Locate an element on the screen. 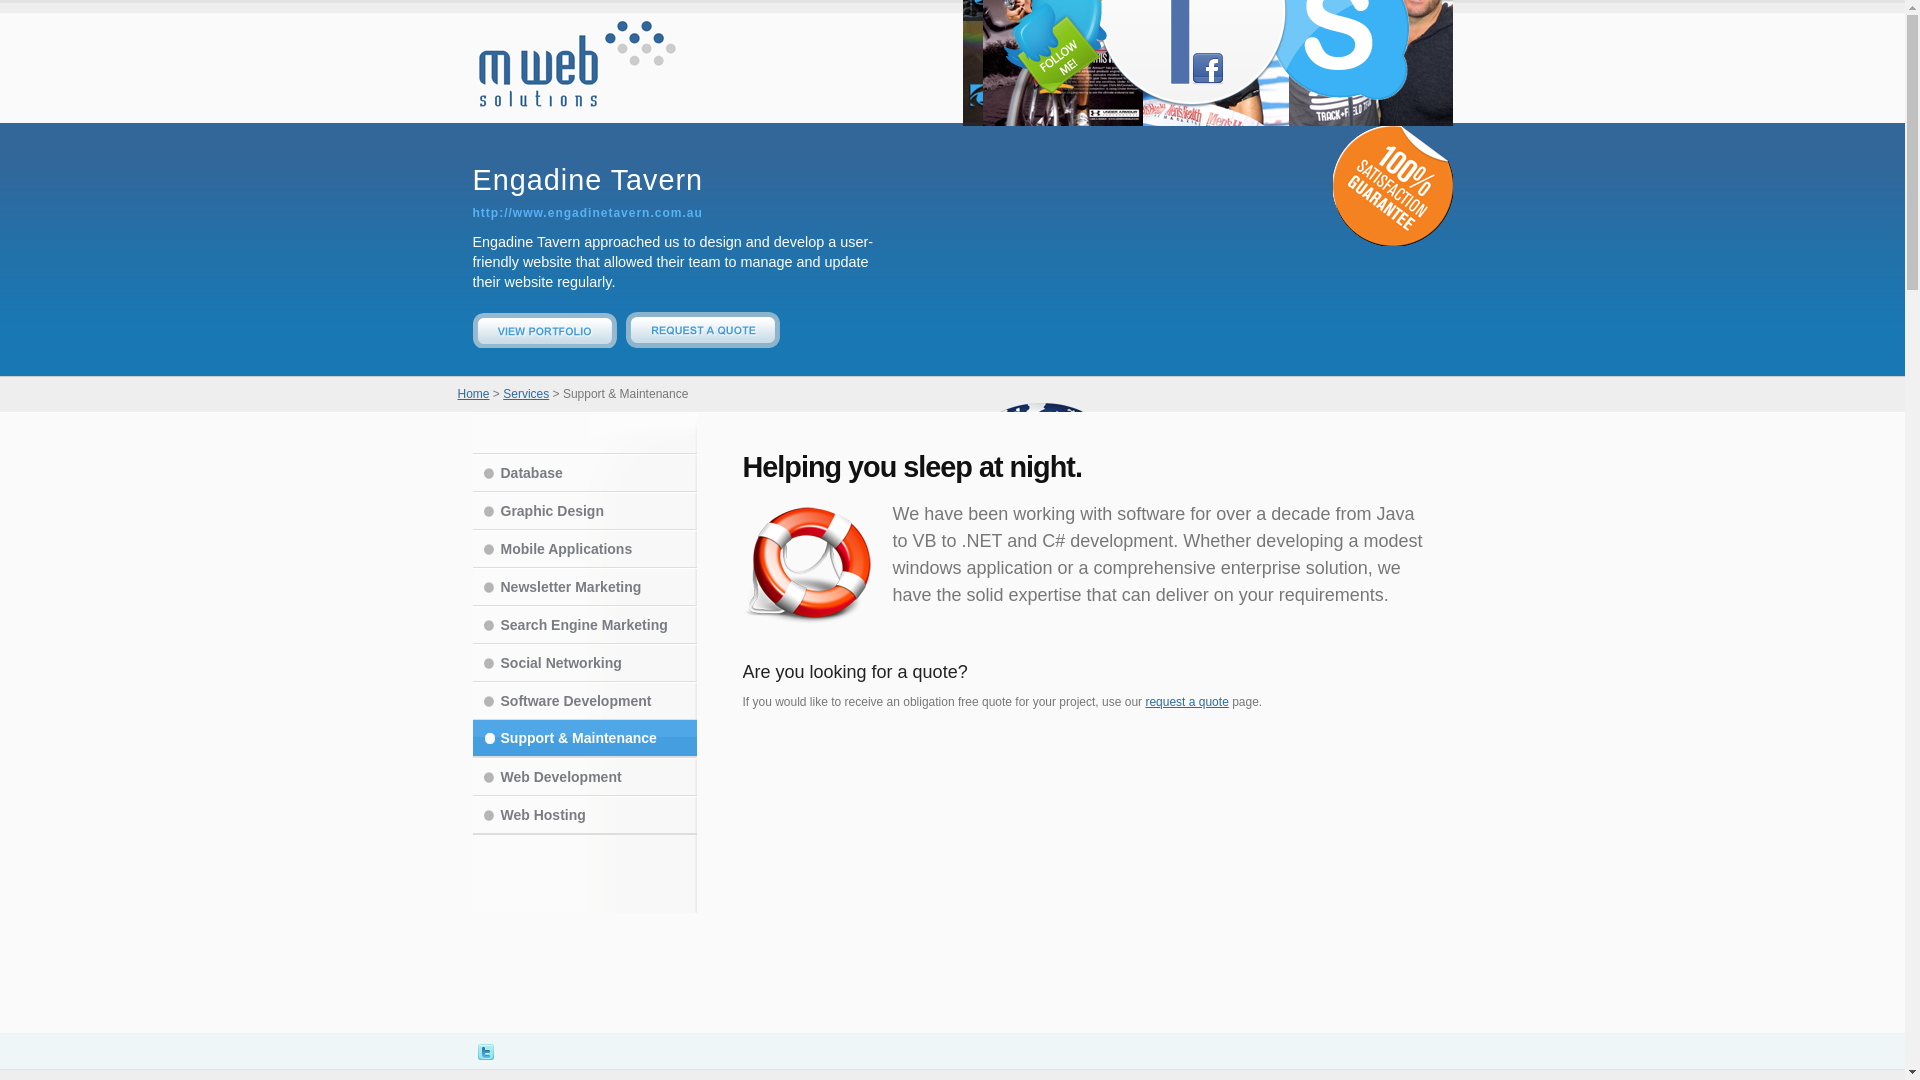 This screenshot has width=1920, height=1080. 'Request a Quote' is located at coordinates (702, 342).